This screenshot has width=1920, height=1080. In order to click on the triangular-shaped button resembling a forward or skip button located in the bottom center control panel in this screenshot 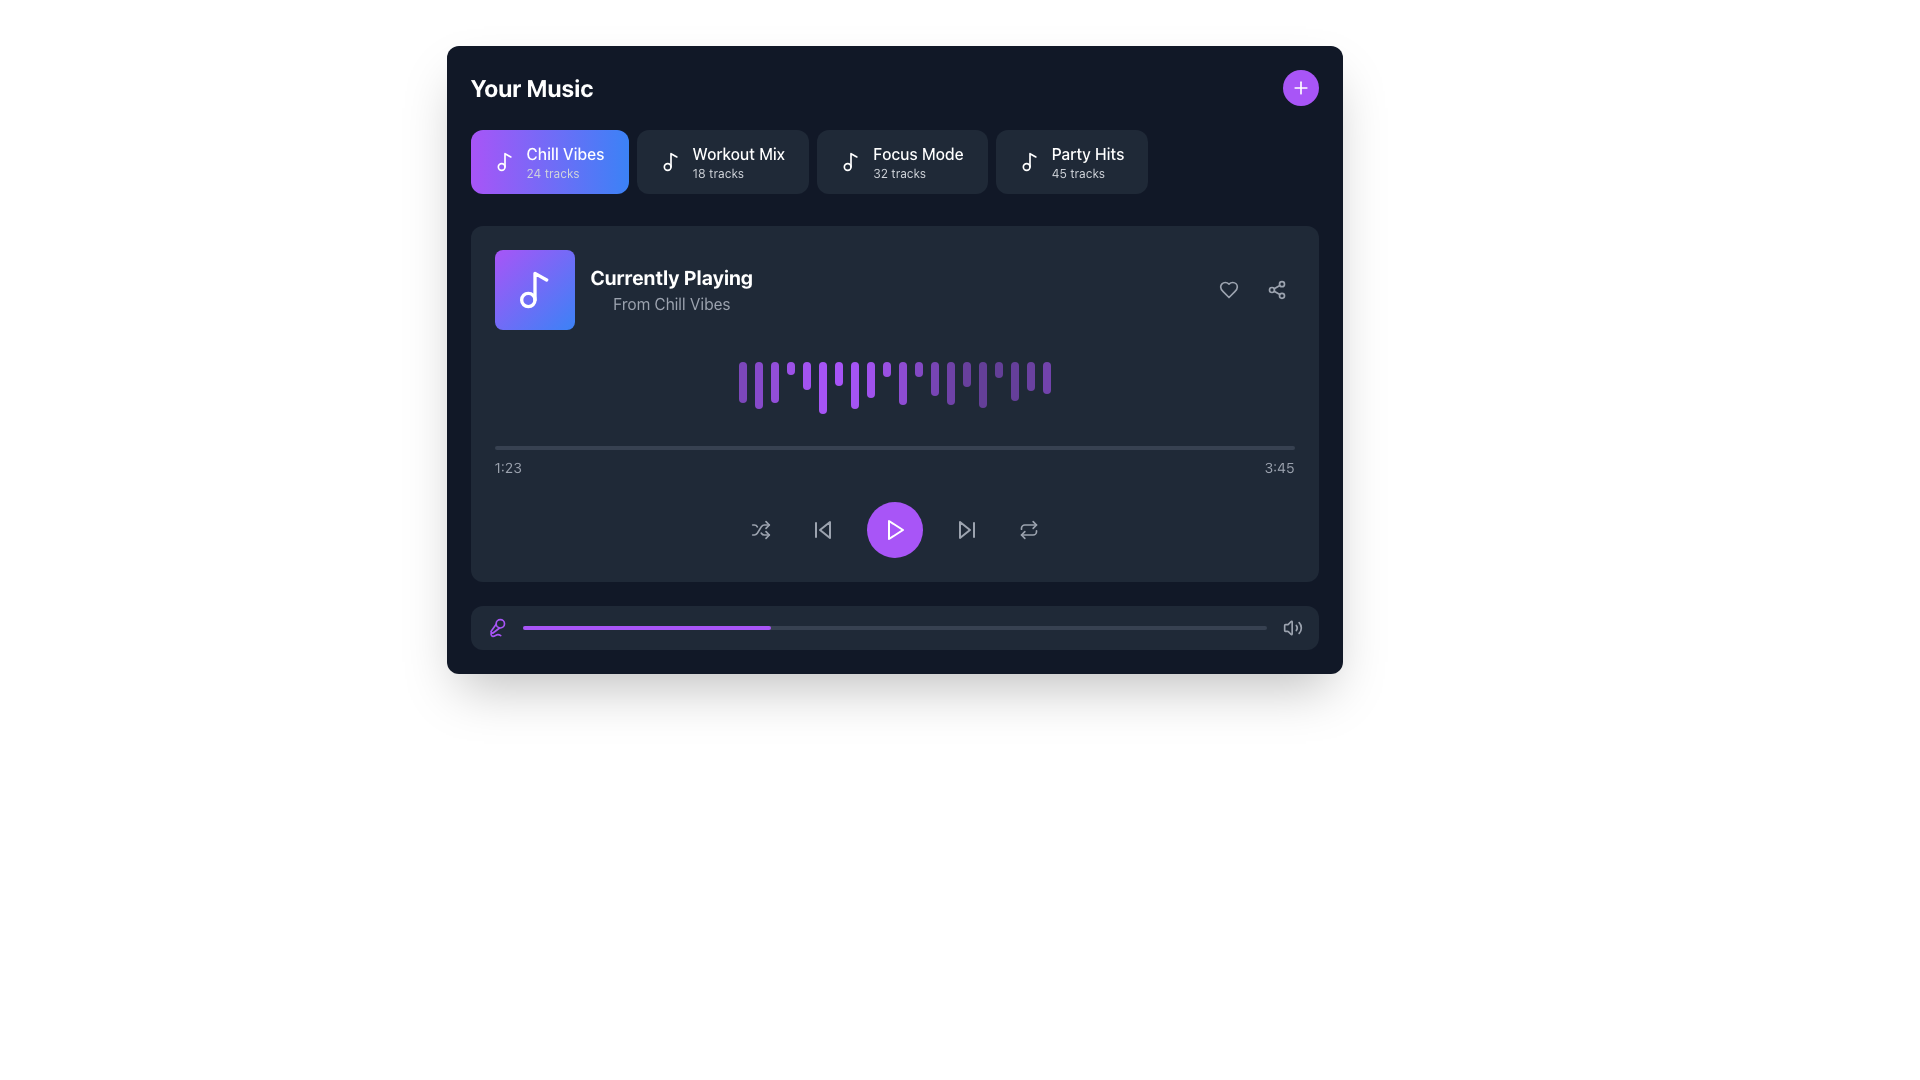, I will do `click(964, 529)`.